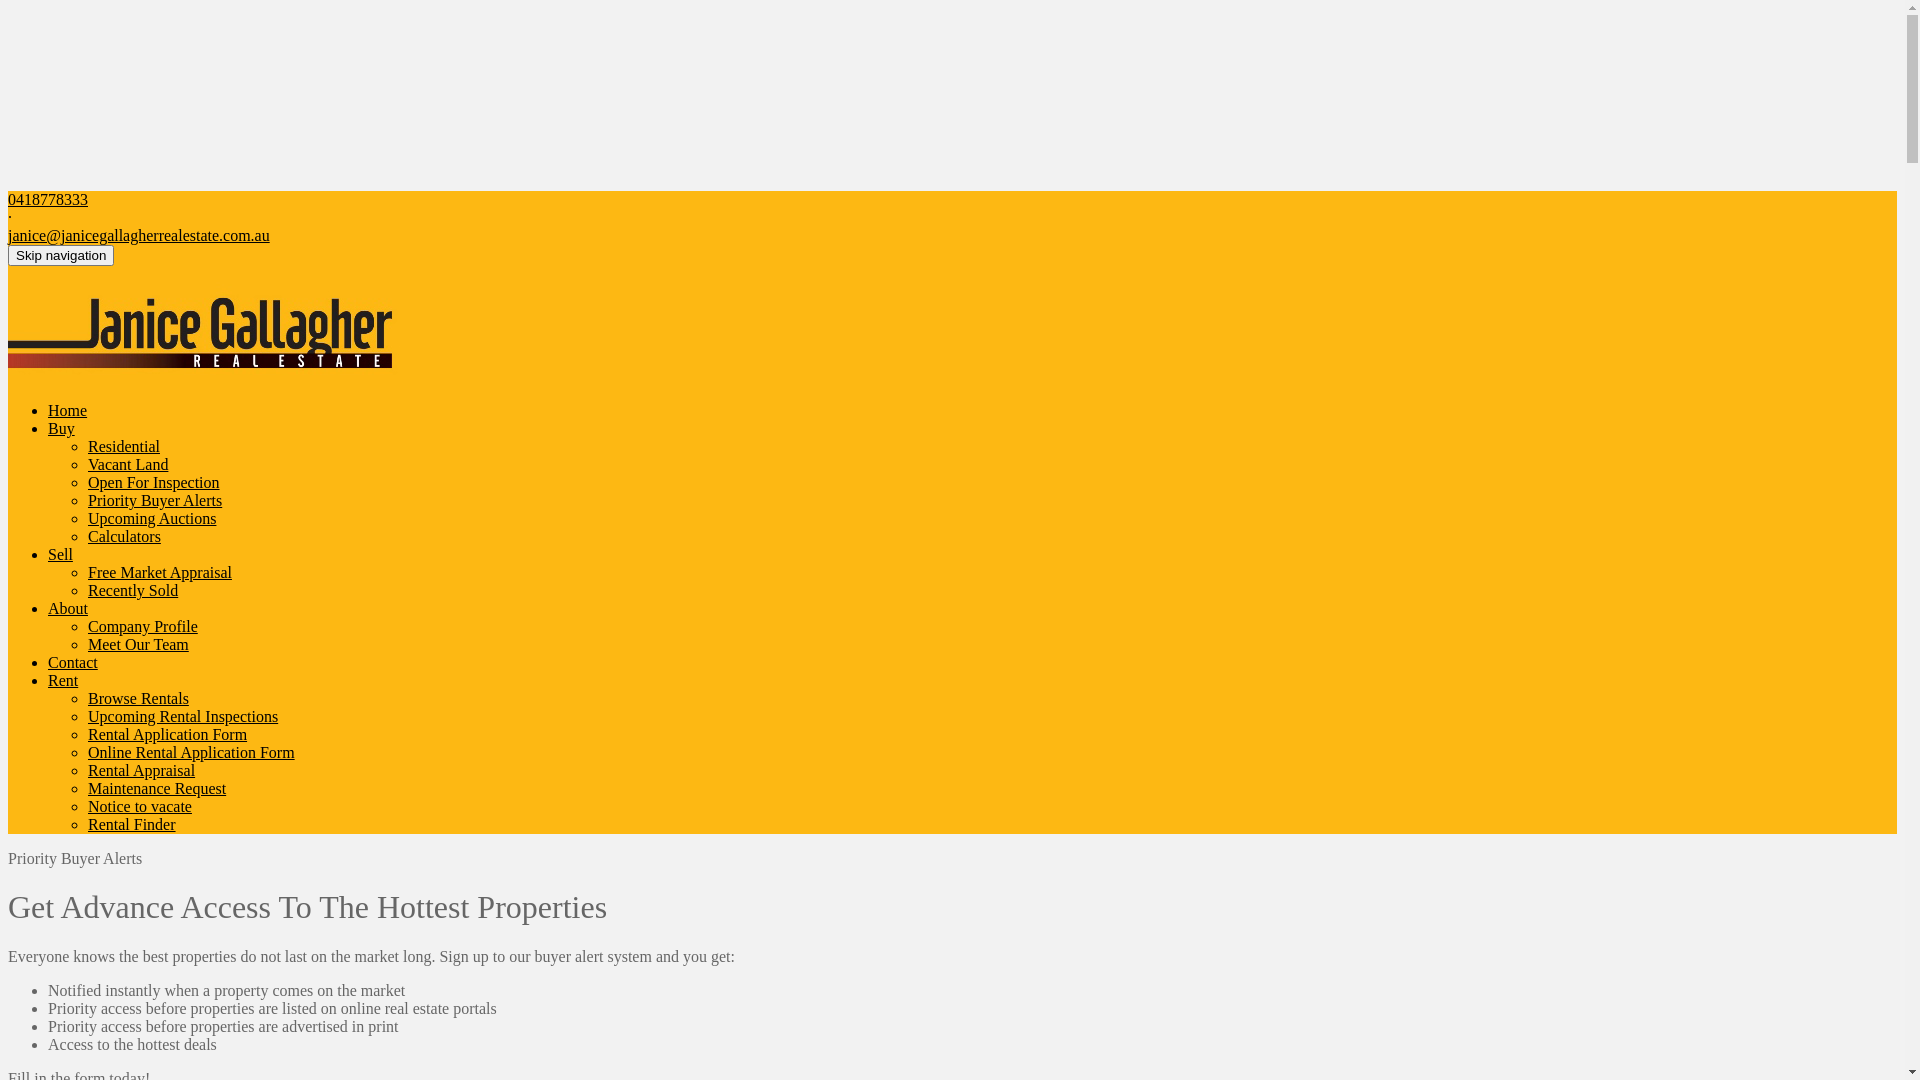 The width and height of the screenshot is (1920, 1080). Describe the element at coordinates (167, 734) in the screenshot. I see `'Rental Application Form'` at that location.